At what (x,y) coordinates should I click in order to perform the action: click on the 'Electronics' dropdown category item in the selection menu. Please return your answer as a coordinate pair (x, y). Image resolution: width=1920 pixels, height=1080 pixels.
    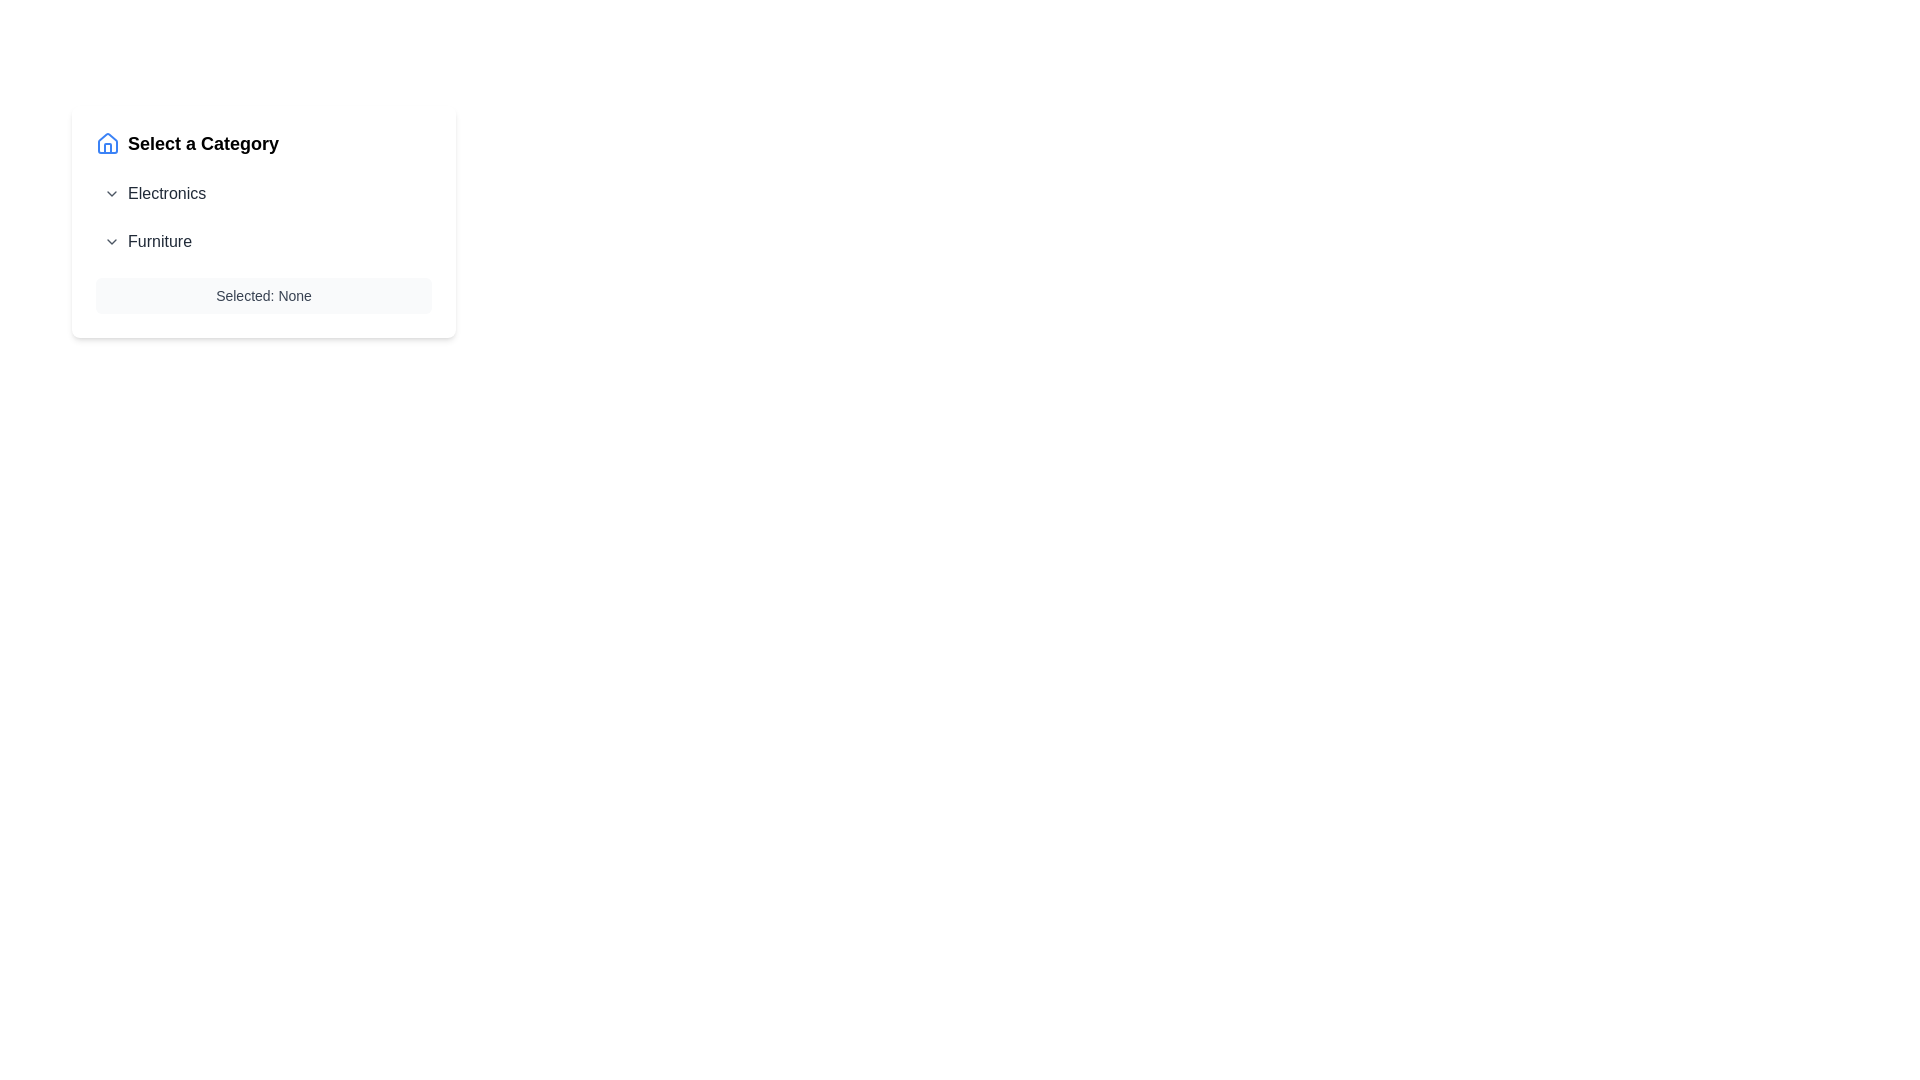
    Looking at the image, I should click on (263, 193).